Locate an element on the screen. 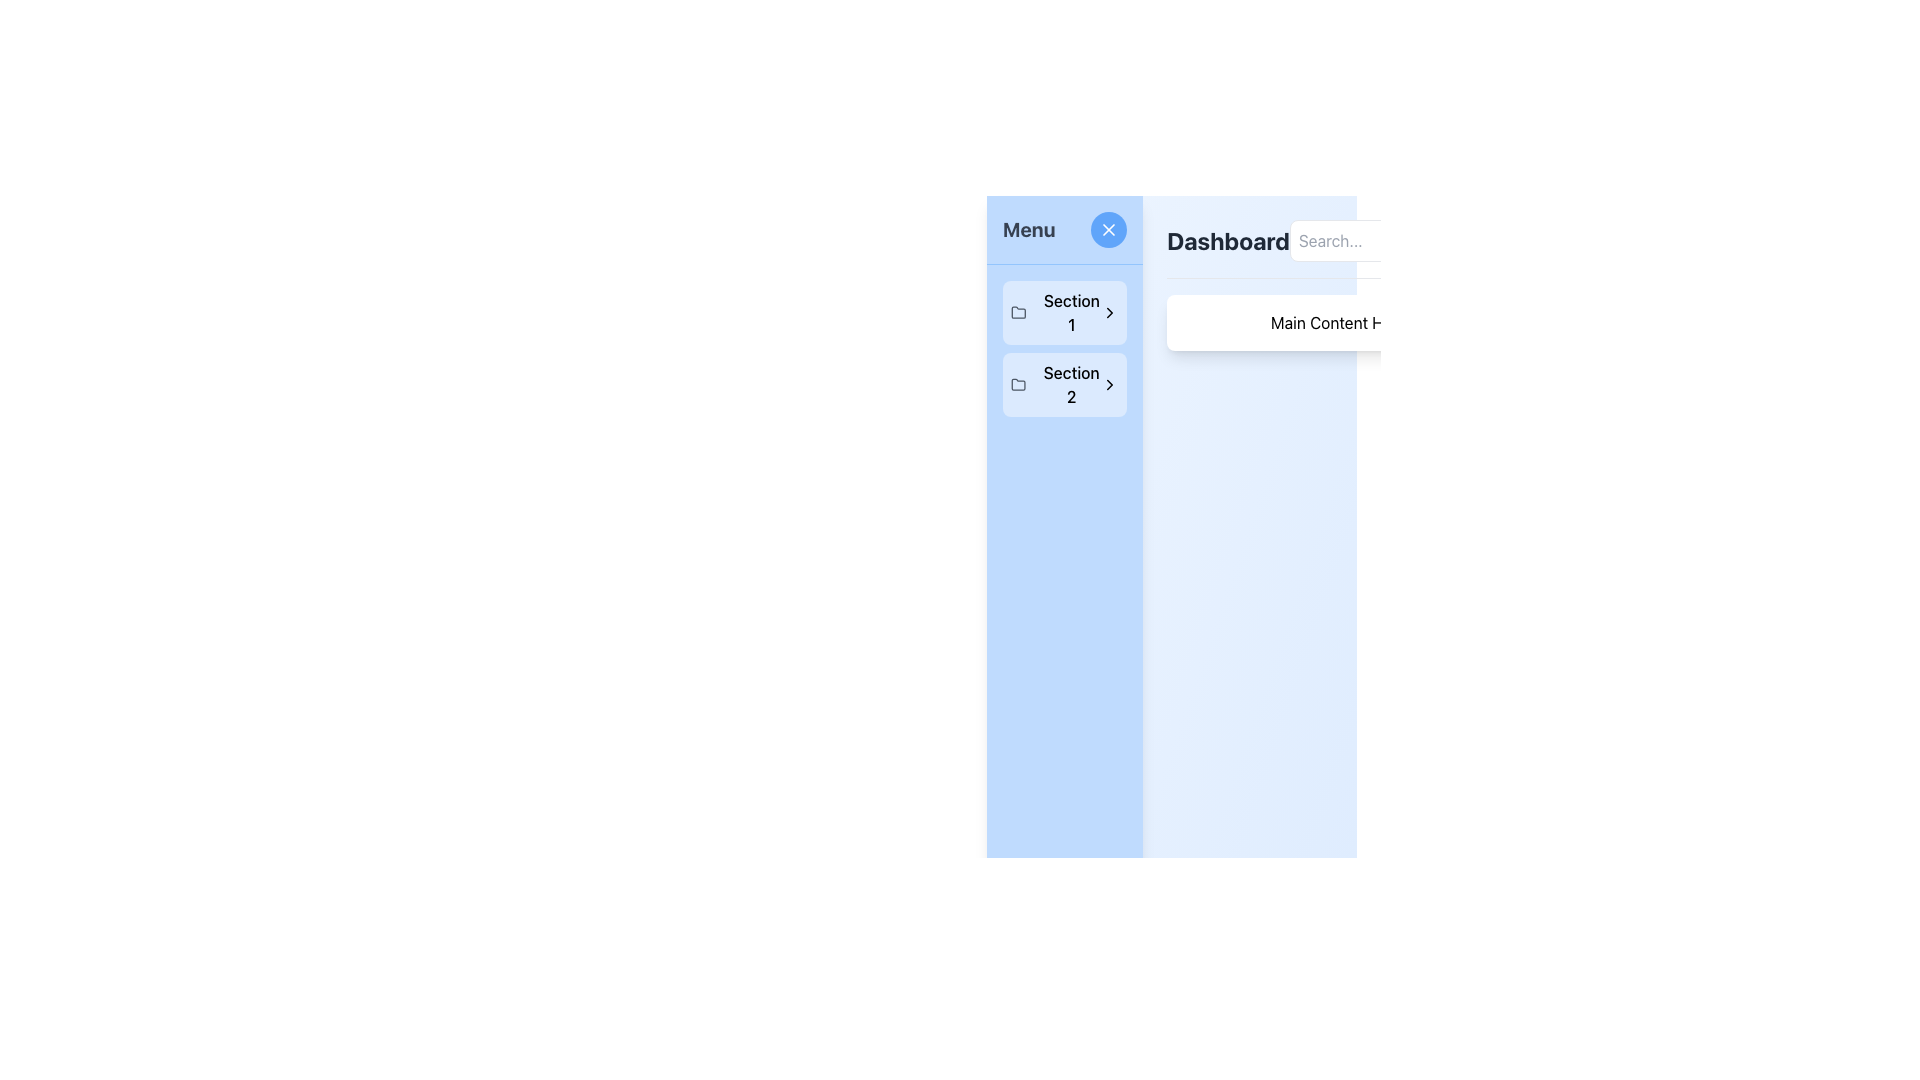 Image resolution: width=1920 pixels, height=1080 pixels. the small SVG 'X' icon located within the circular blue button is located at coordinates (1108, 229).